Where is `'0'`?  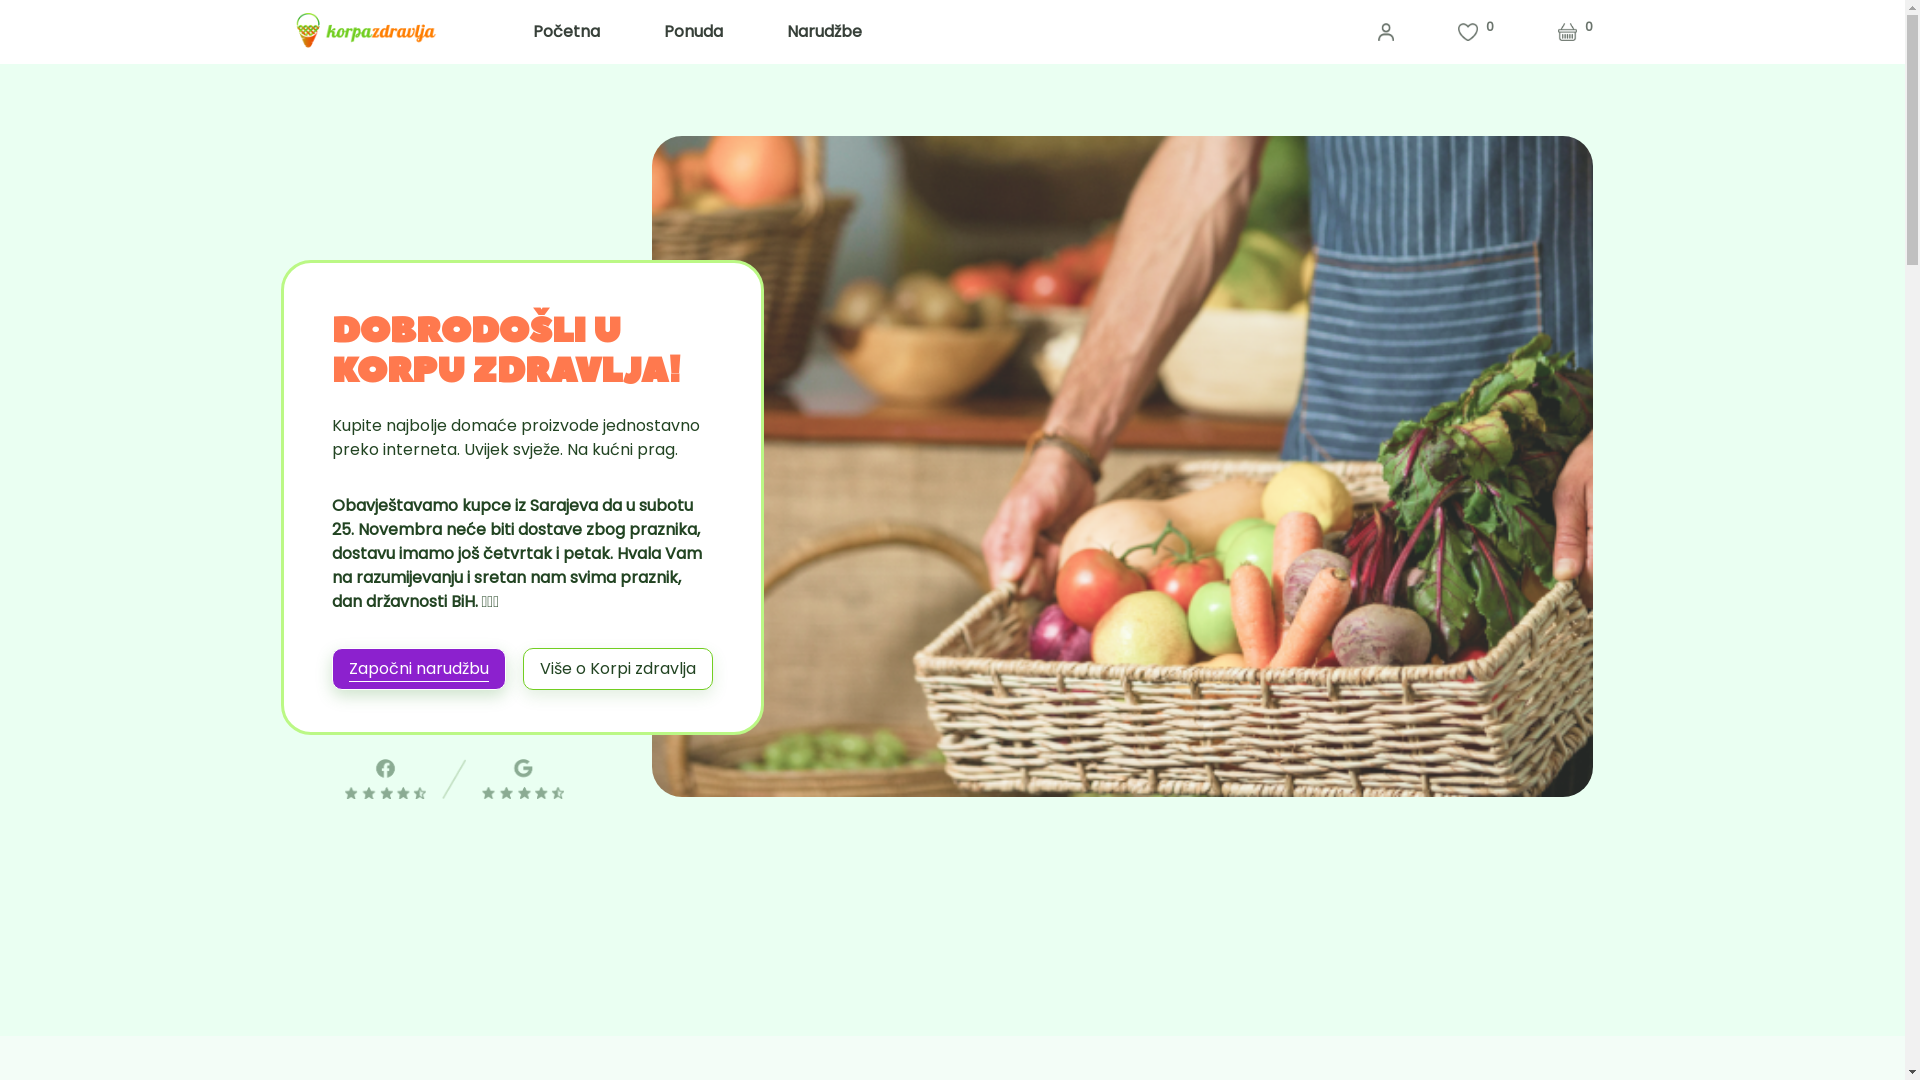
'0' is located at coordinates (1525, 31).